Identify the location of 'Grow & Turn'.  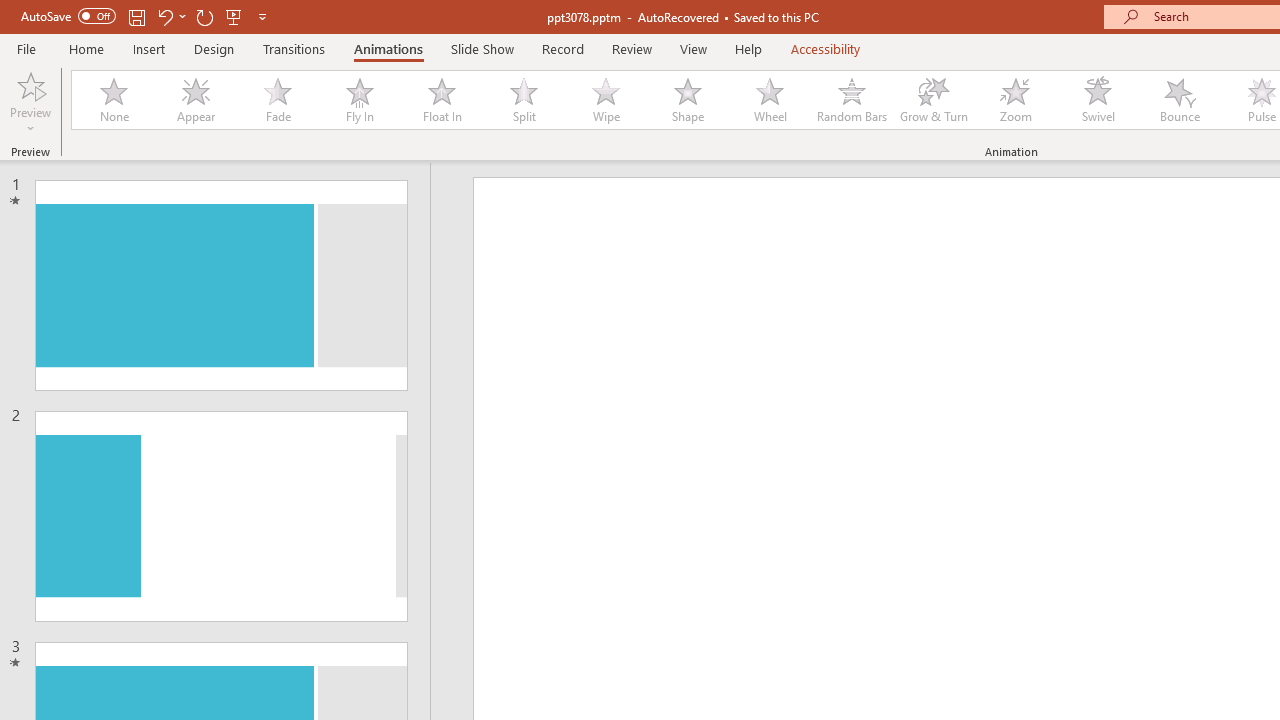
(933, 100).